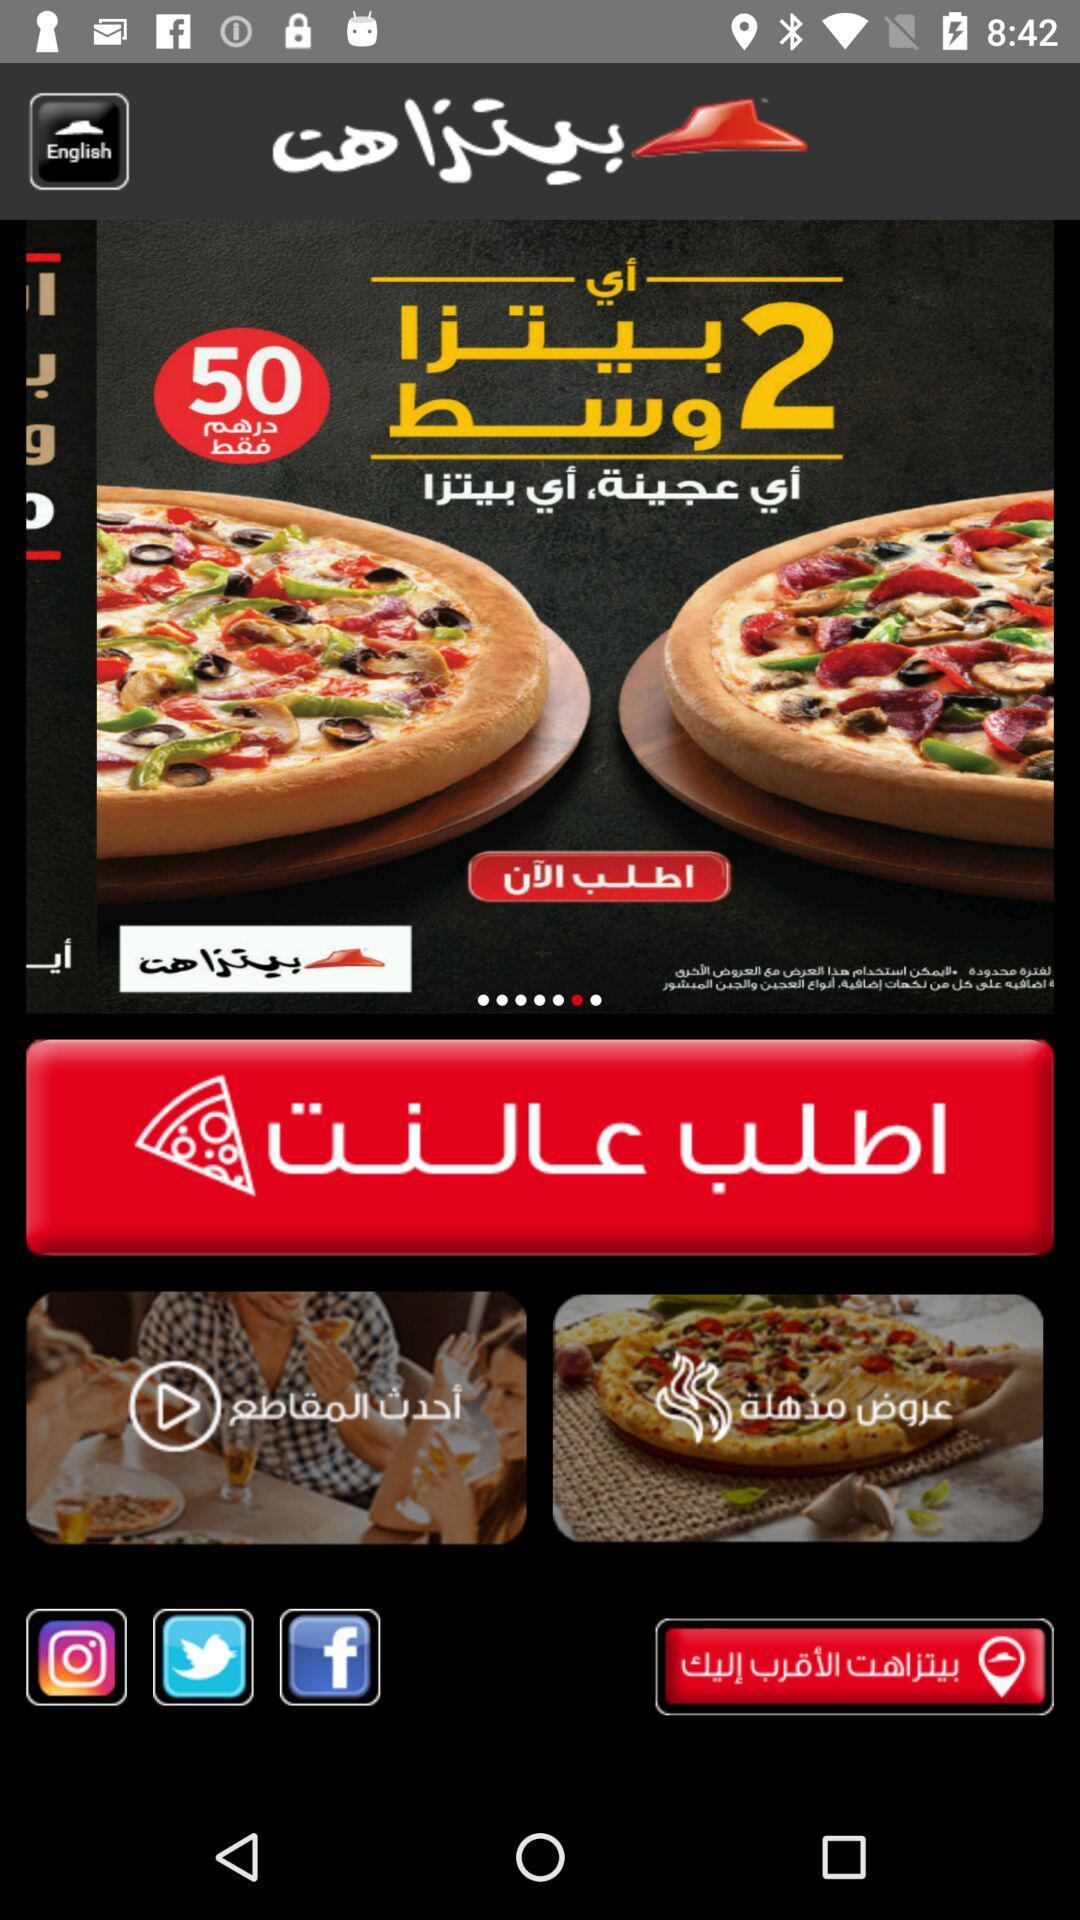  I want to click on next page icon button, so click(538, 1000).